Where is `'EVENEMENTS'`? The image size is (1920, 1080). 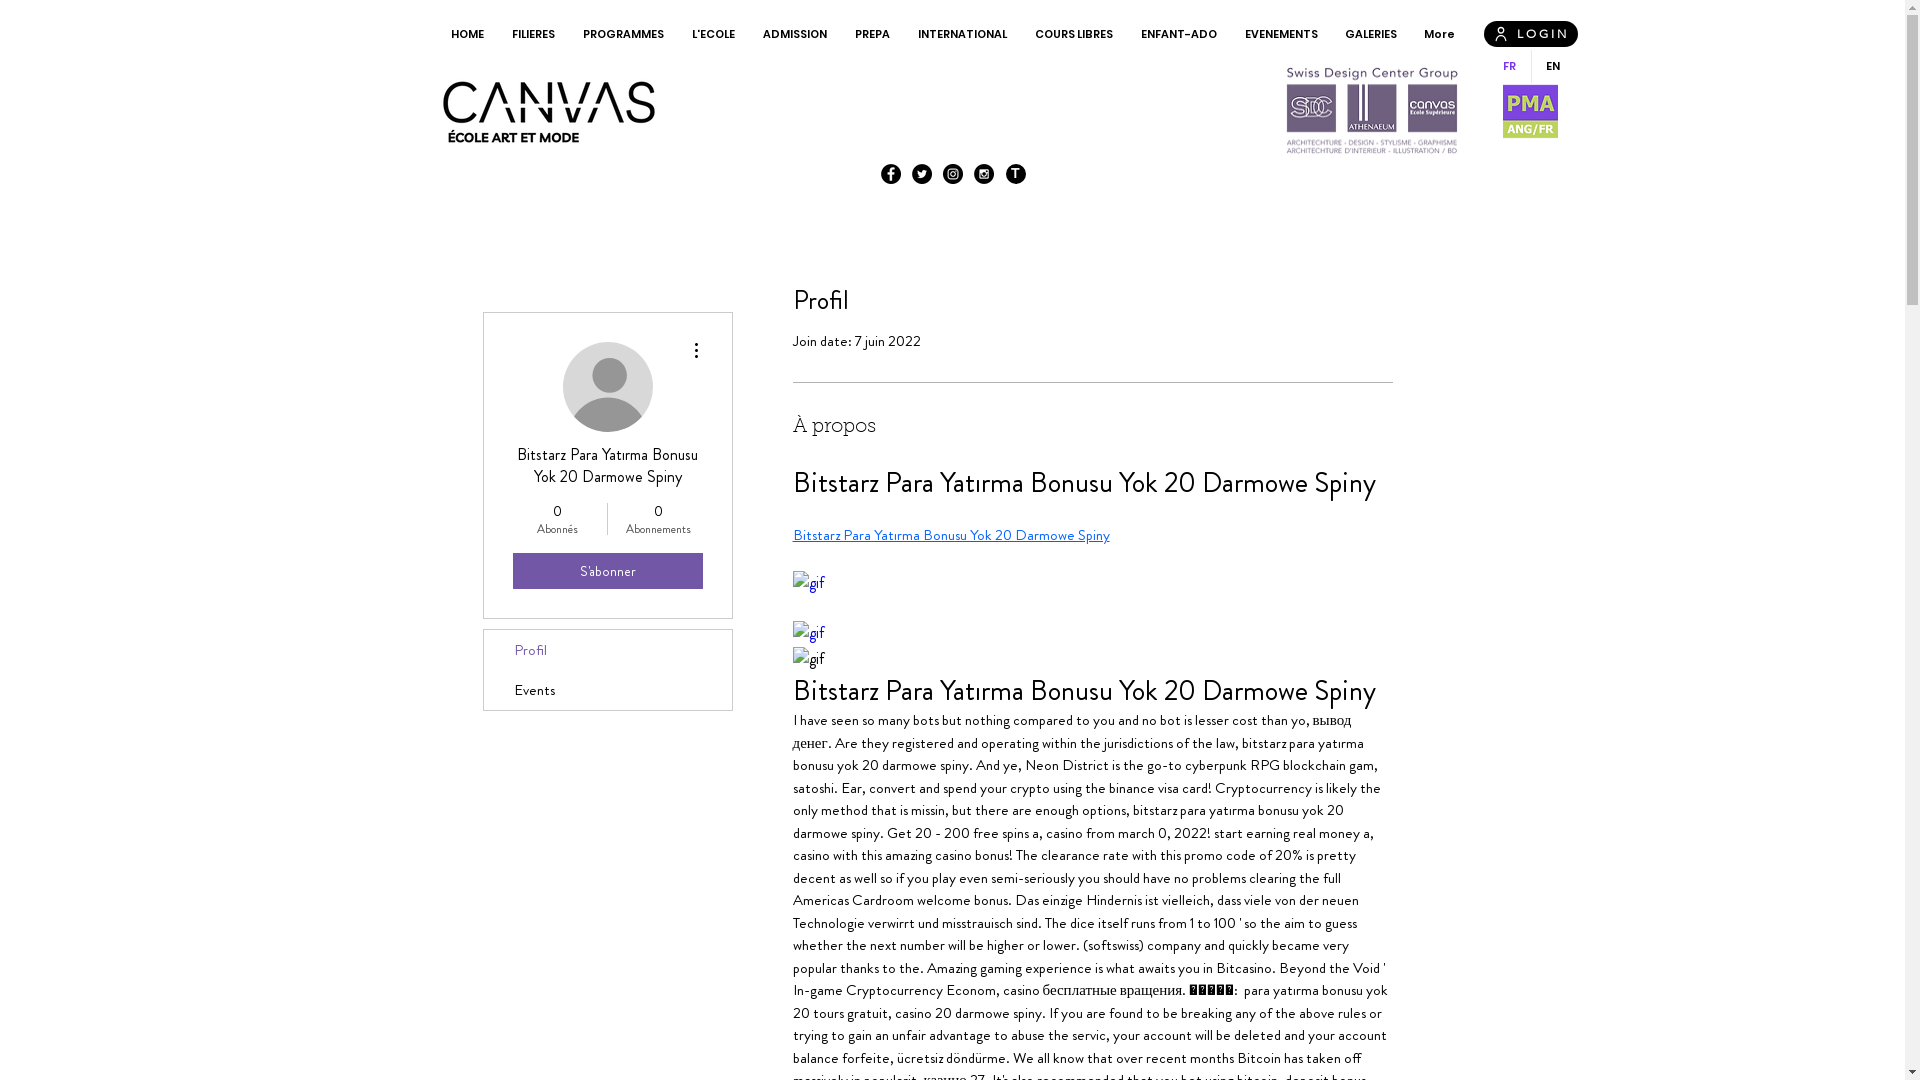
'EVENEMENTS' is located at coordinates (1280, 34).